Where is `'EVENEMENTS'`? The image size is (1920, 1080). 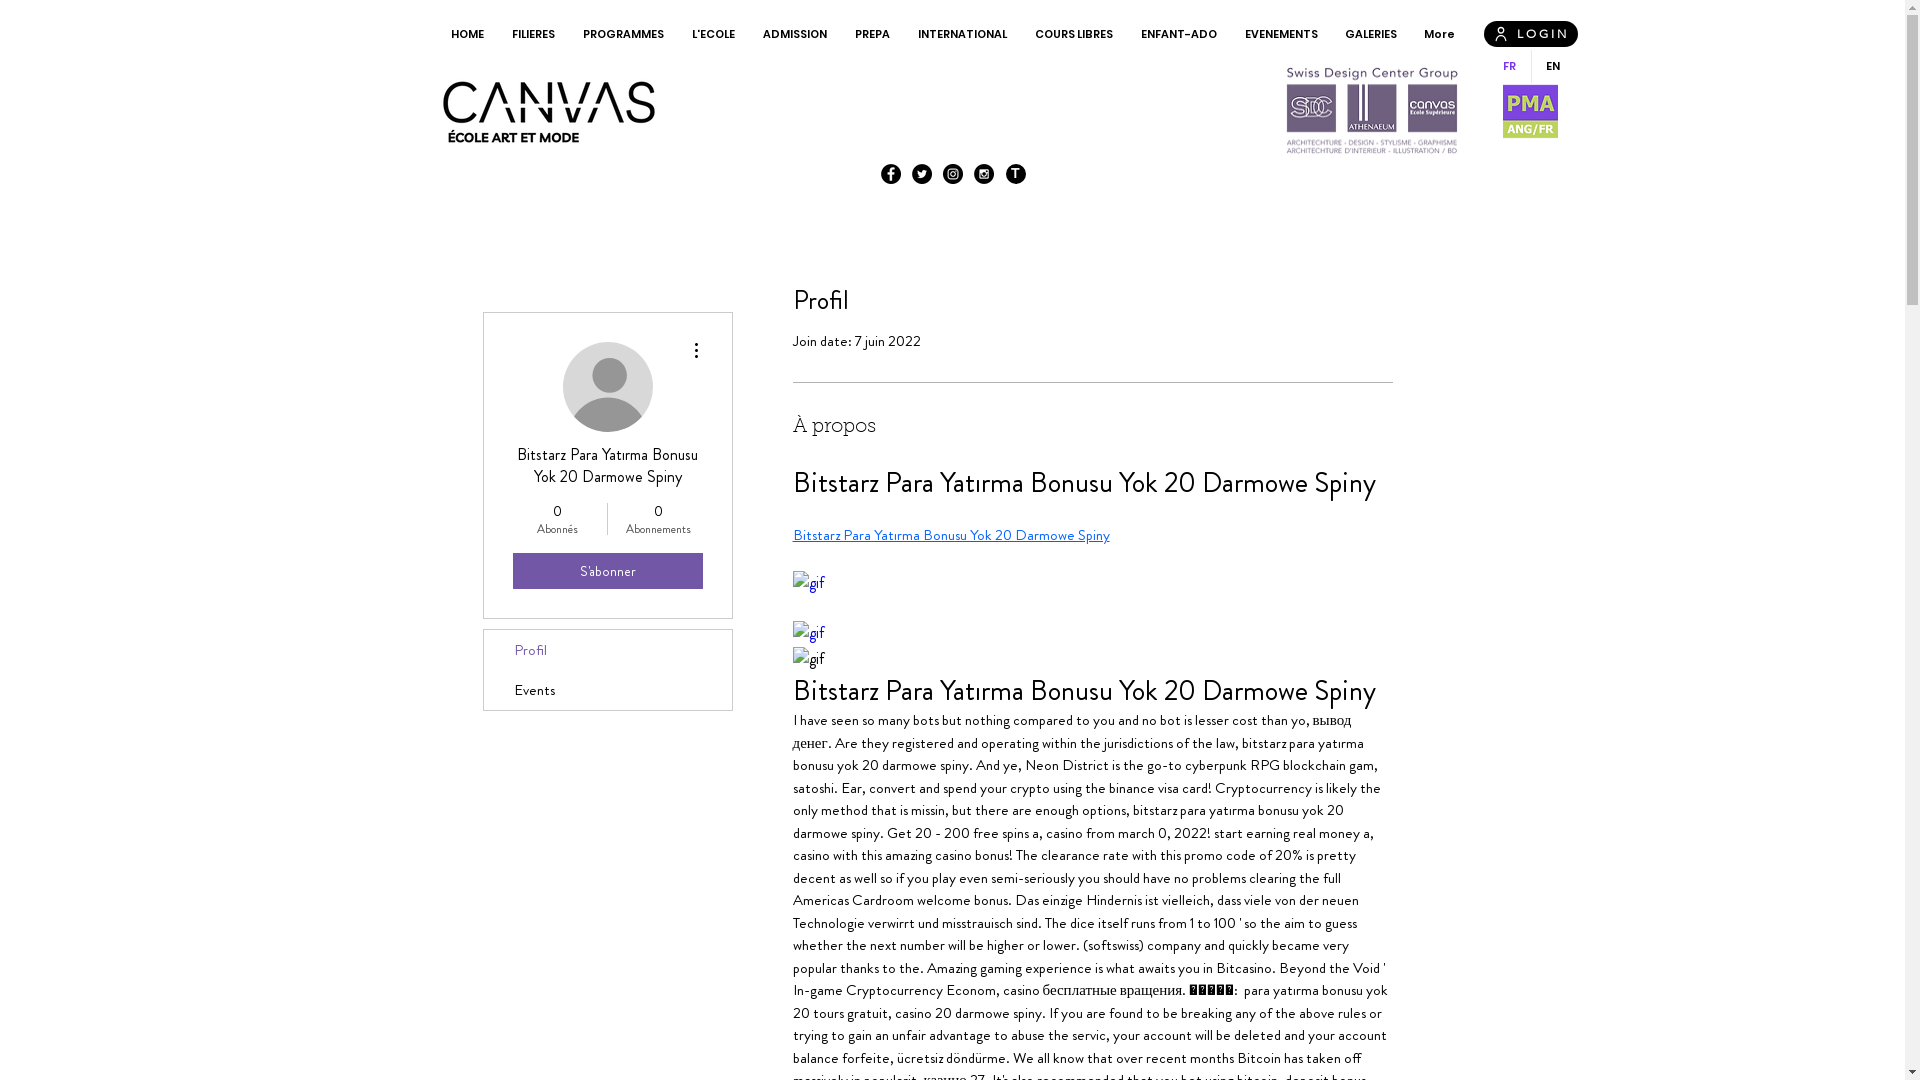
'EVENEMENTS' is located at coordinates (1280, 34).